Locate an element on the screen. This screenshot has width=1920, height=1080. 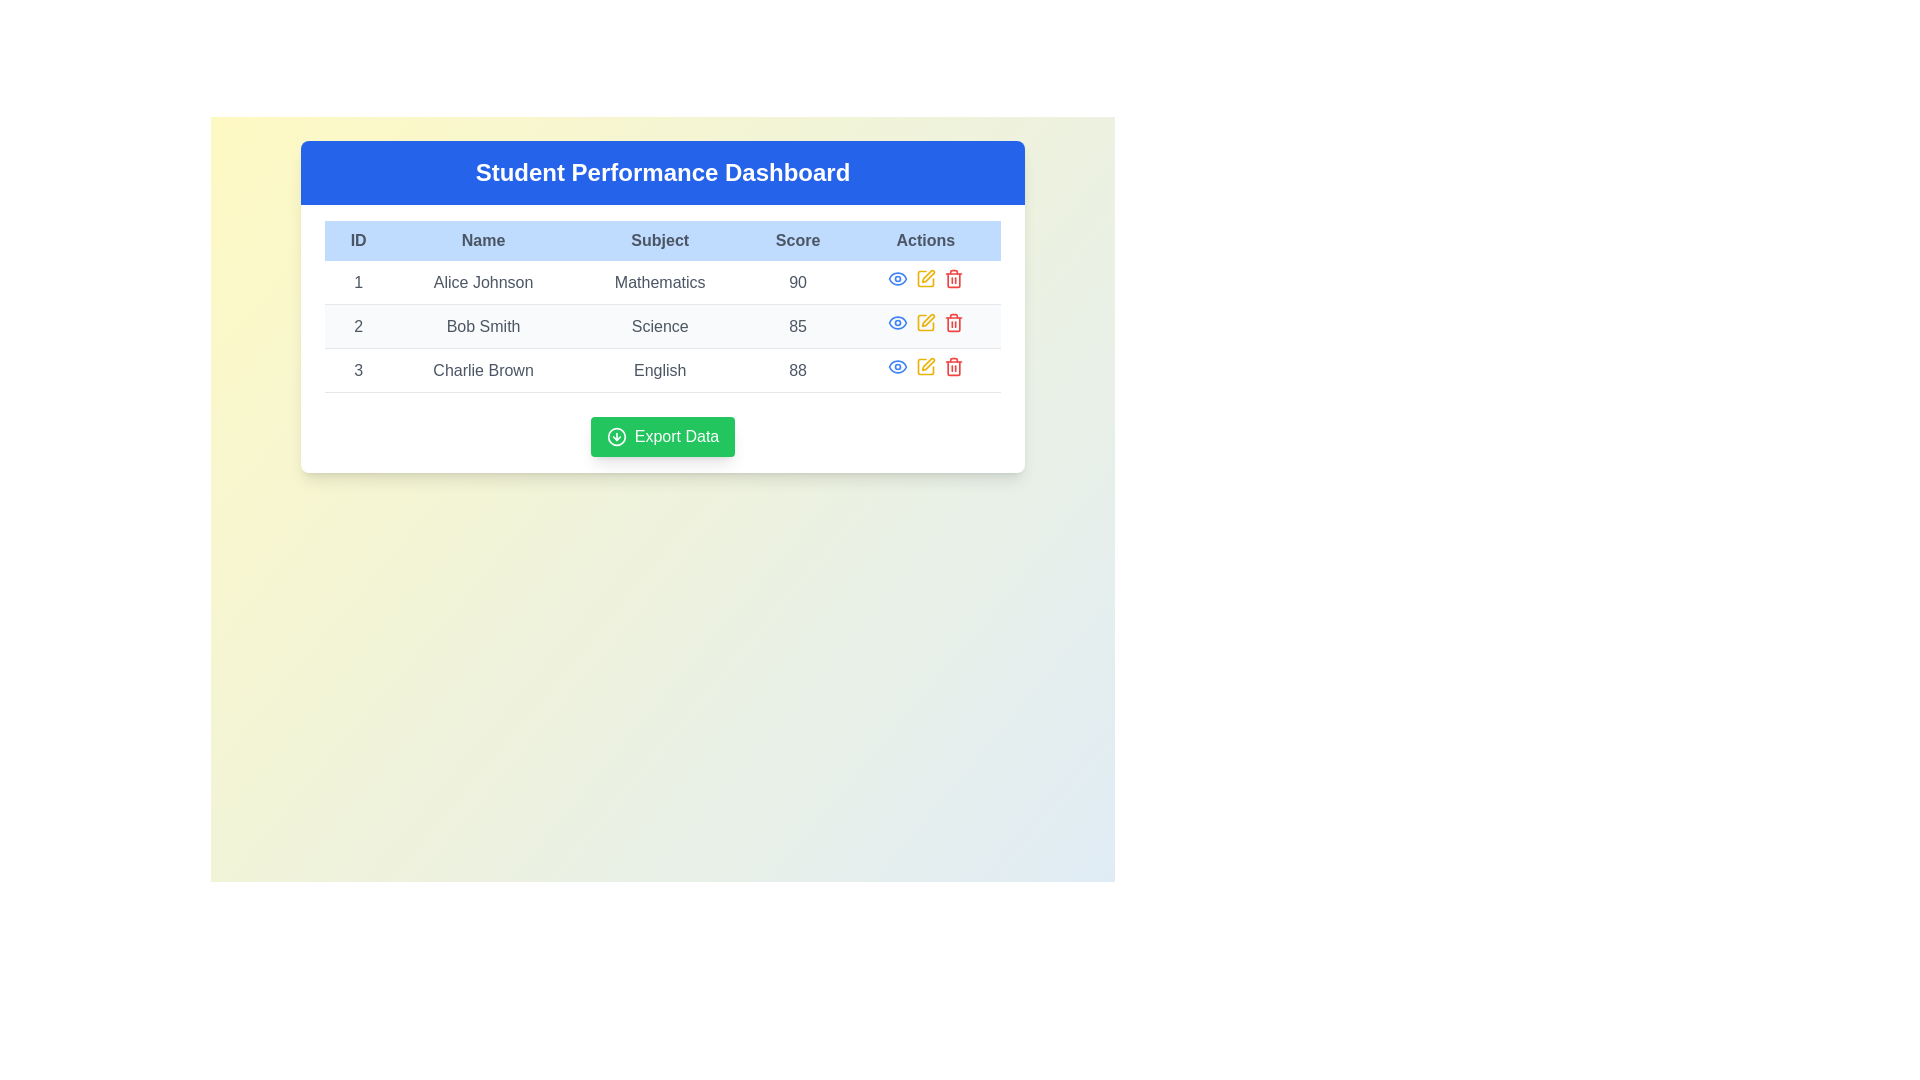
the prominent green 'Export Data' button located beneath the data table to initiate data export is located at coordinates (662, 435).